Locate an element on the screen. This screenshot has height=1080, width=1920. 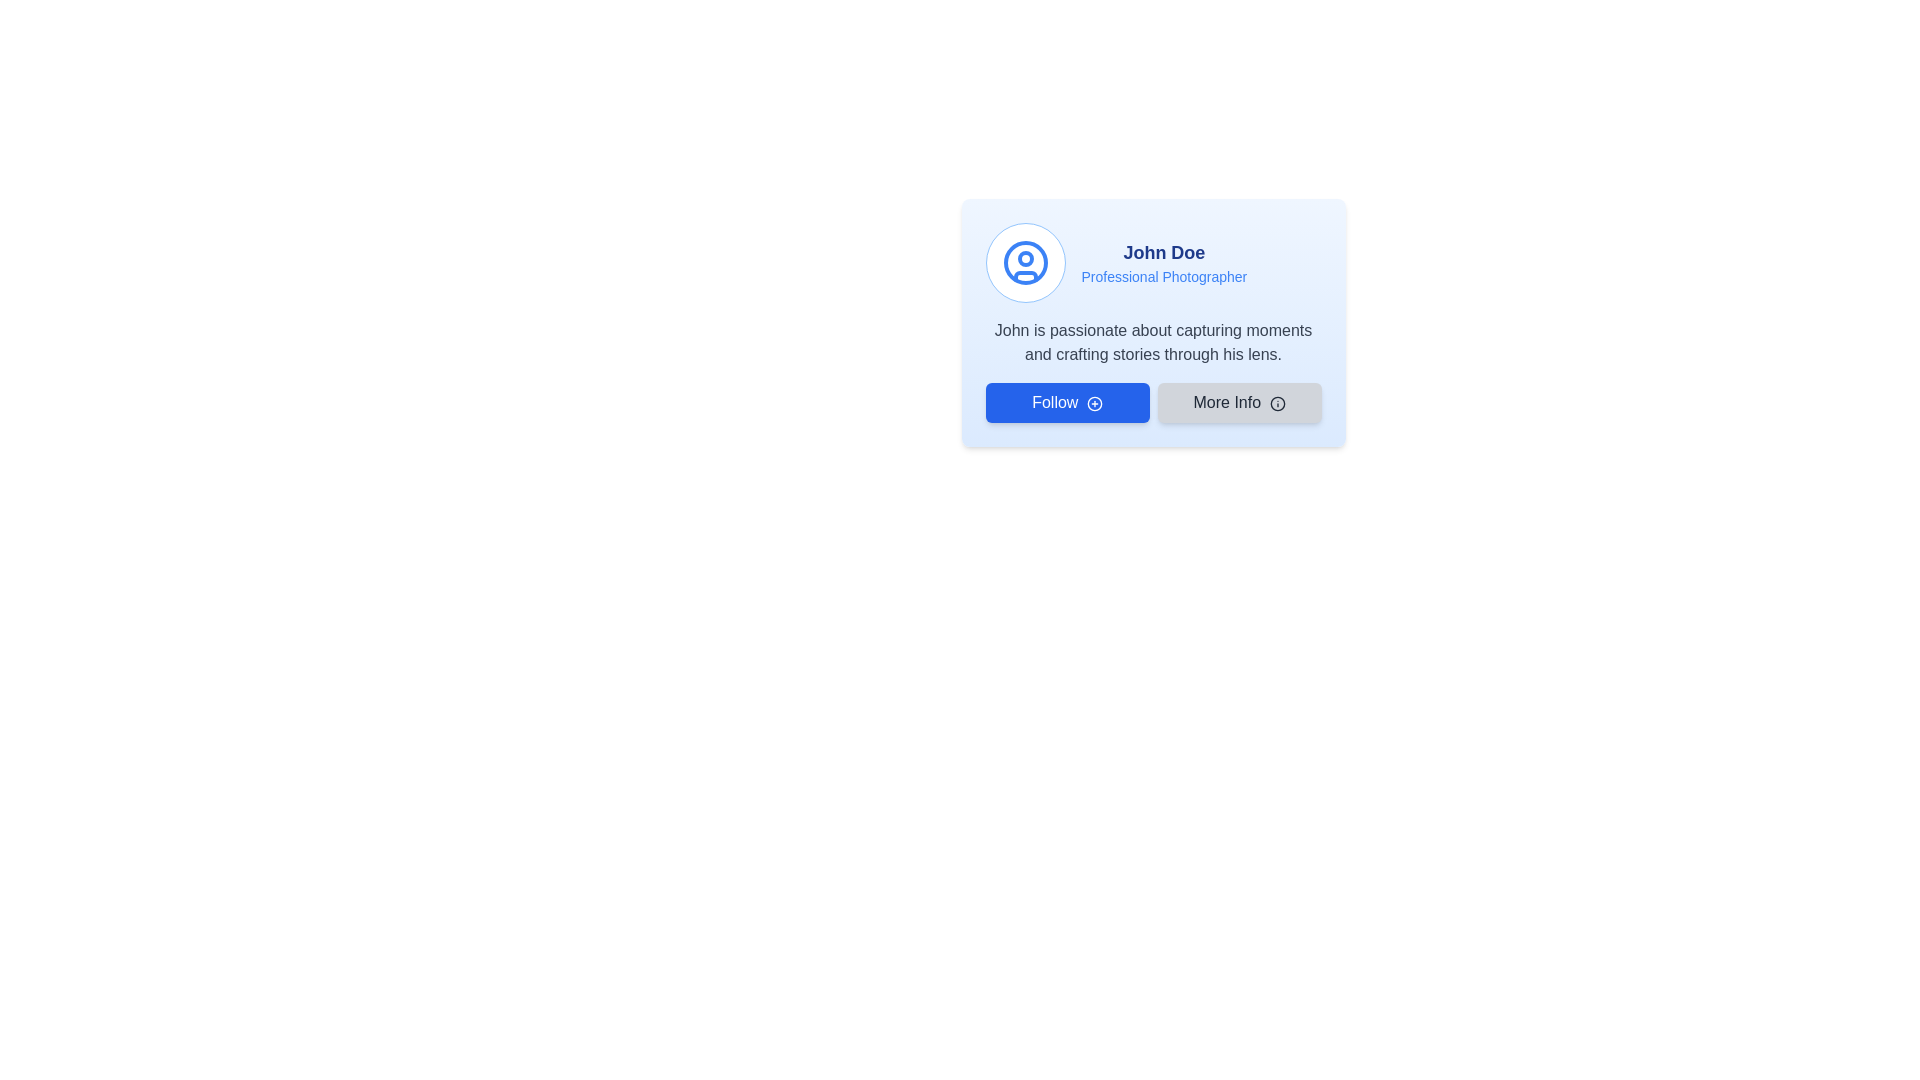
the rectangular blue 'Follow' button with rounded edges, which features white text and a circular '+' icon is located at coordinates (1066, 402).